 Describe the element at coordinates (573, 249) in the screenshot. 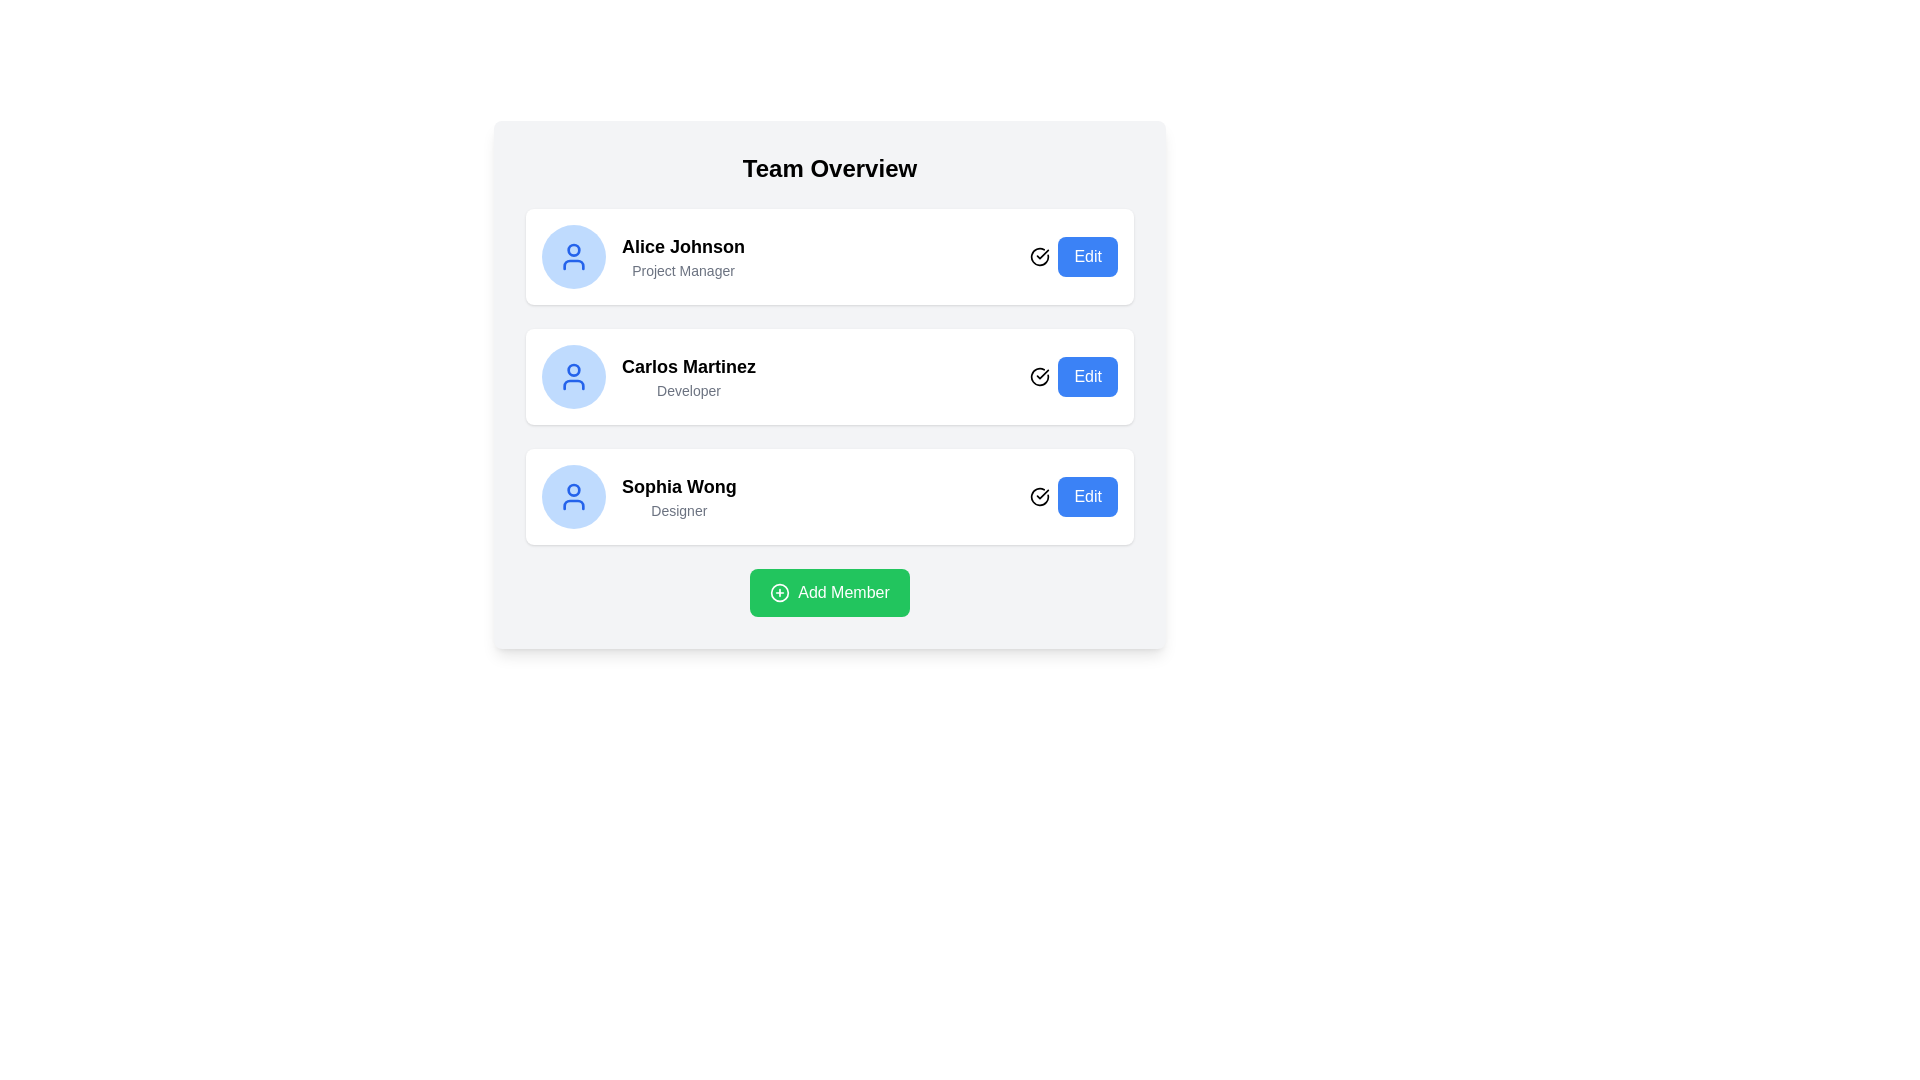

I see `the decorative head of the user icon representing 'Alice Johnson', located at the top-left corner of the card` at that location.